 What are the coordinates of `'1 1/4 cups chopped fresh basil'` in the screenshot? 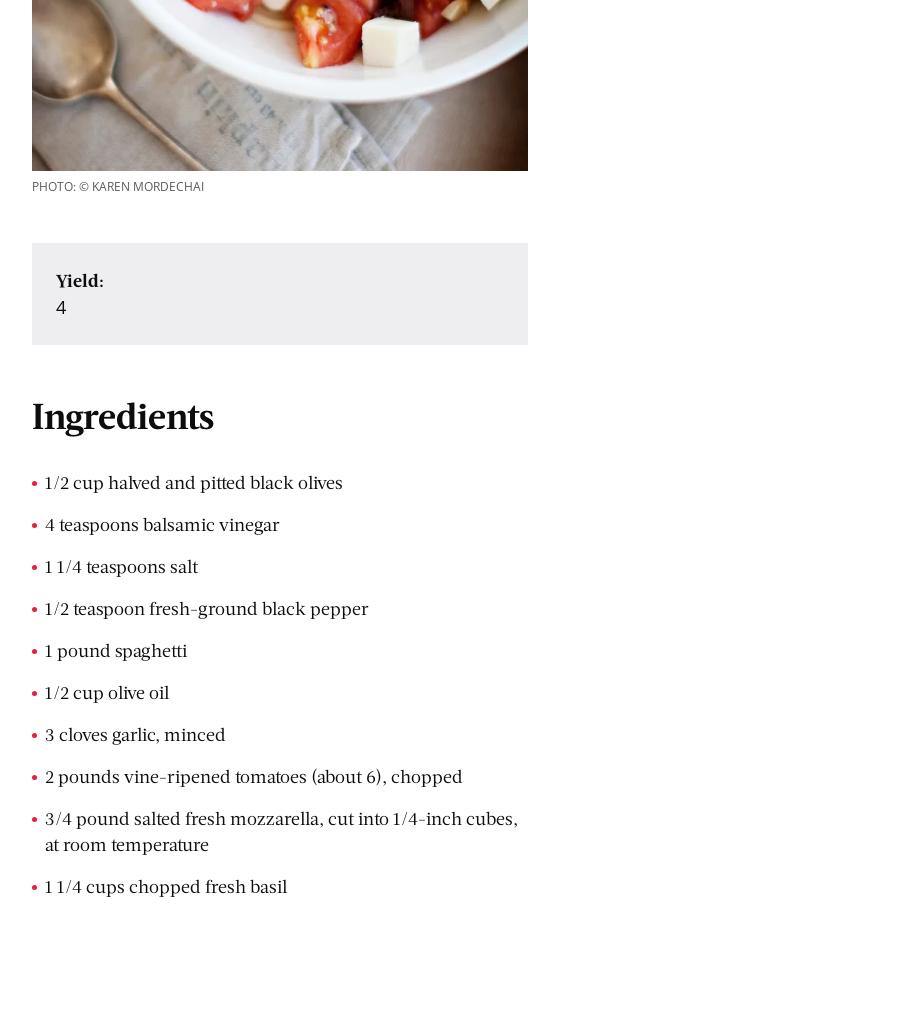 It's located at (44, 886).